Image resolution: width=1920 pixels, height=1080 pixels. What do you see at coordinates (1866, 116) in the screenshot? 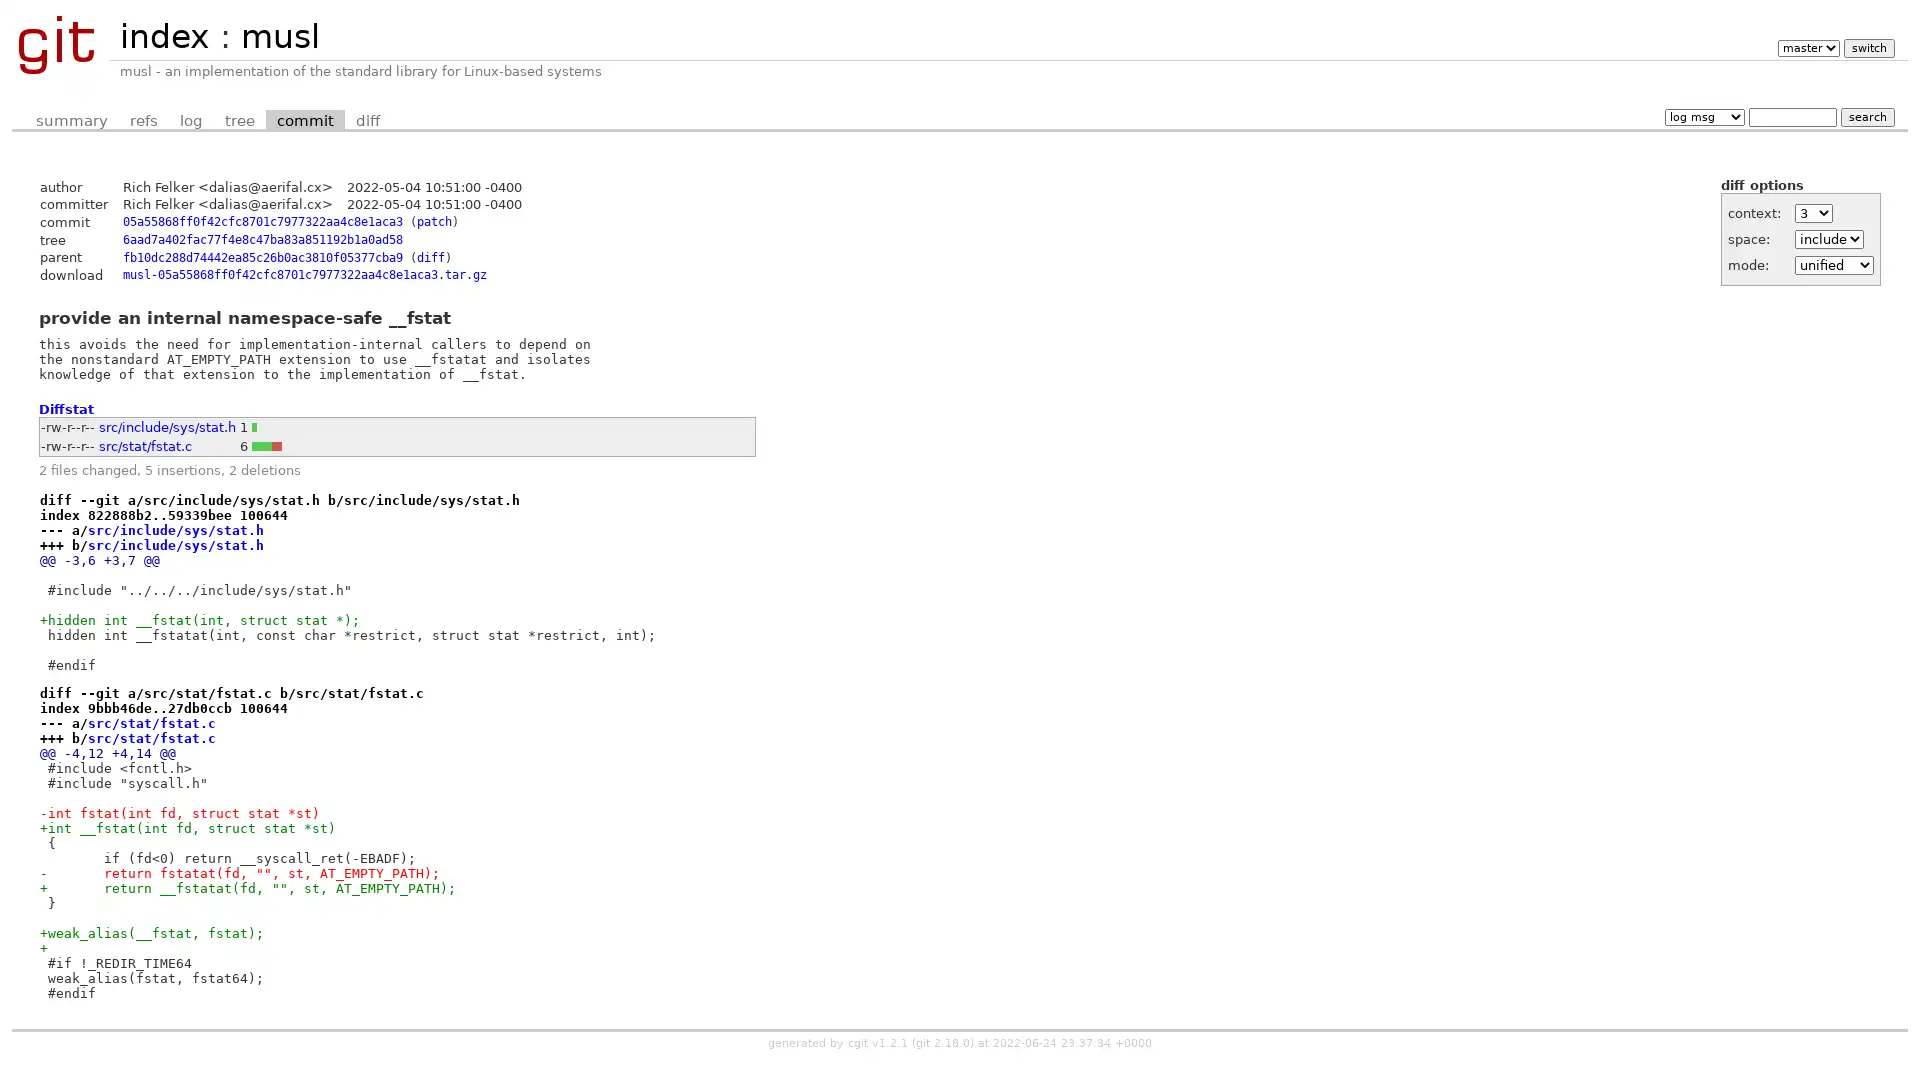
I see `search` at bounding box center [1866, 116].